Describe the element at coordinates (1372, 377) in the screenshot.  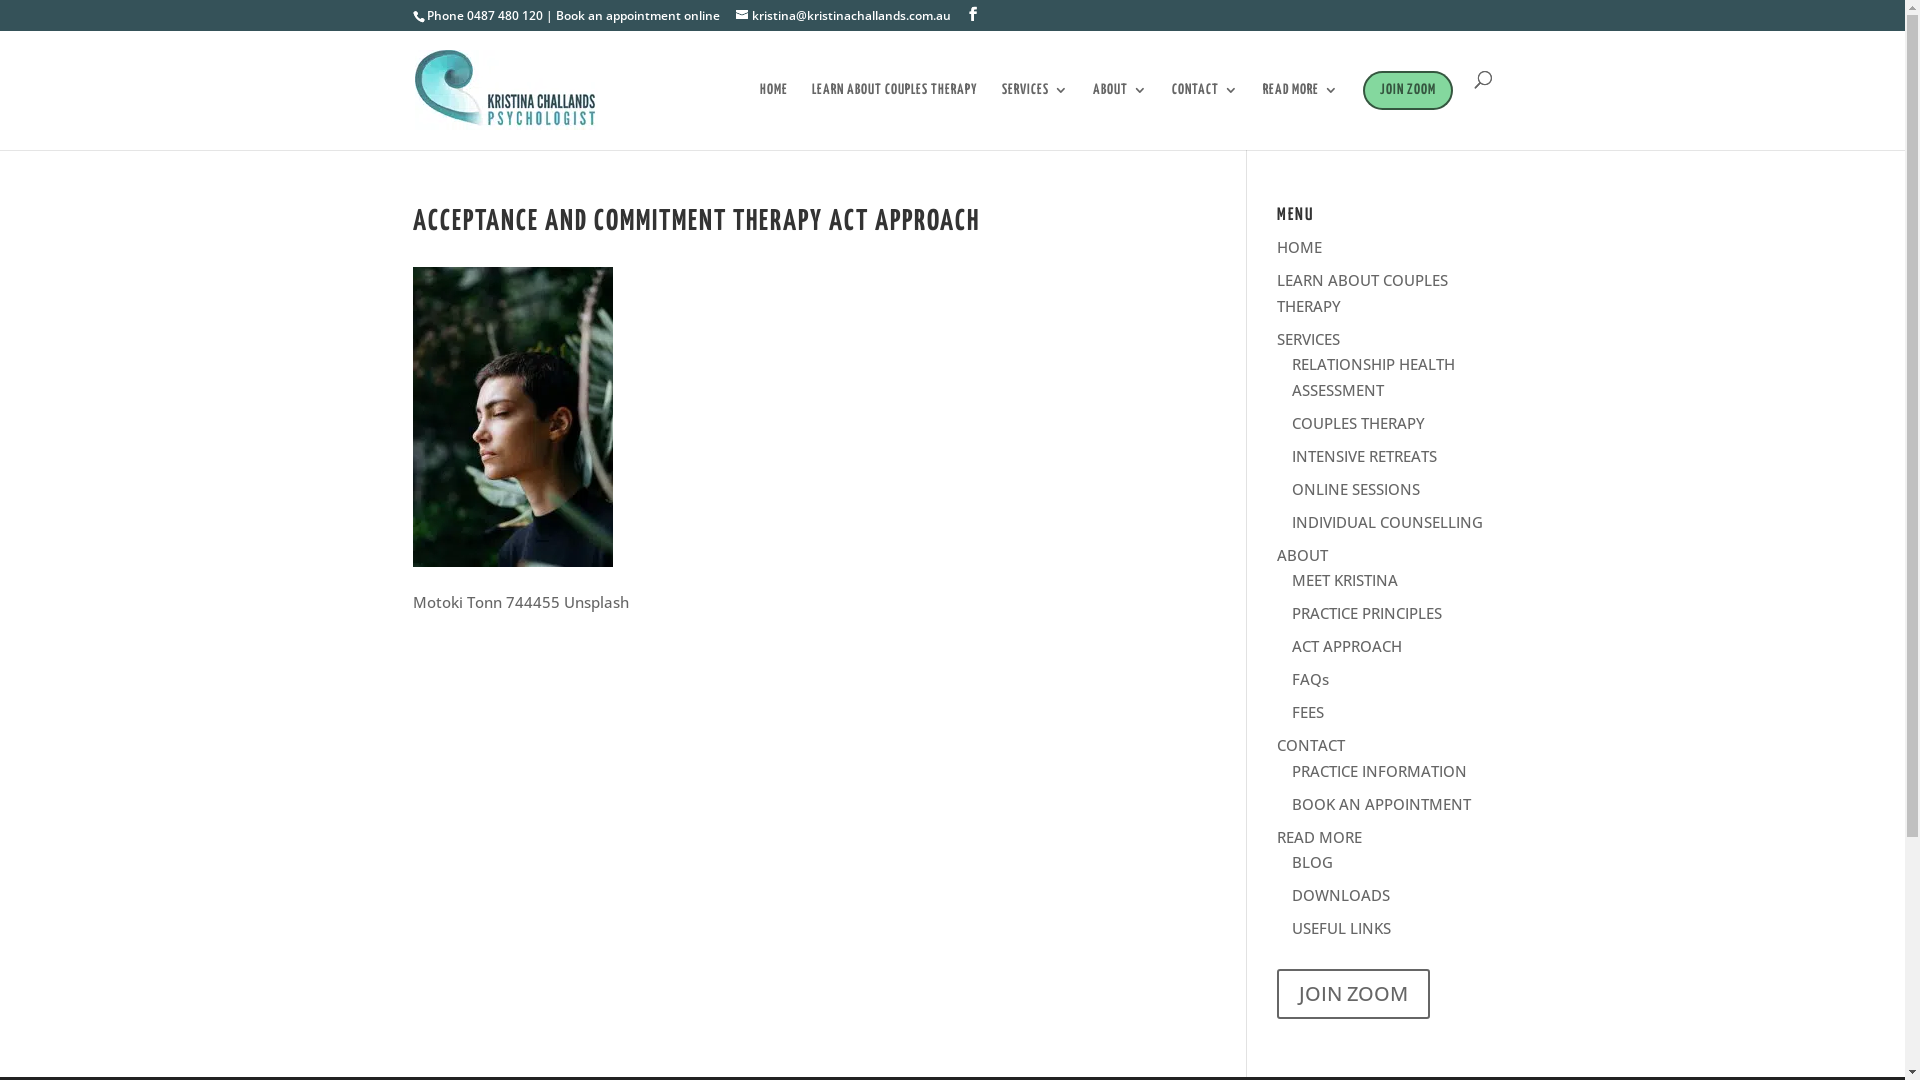
I see `'RELATIONSHIP HEALTH ASSESSMENT'` at that location.